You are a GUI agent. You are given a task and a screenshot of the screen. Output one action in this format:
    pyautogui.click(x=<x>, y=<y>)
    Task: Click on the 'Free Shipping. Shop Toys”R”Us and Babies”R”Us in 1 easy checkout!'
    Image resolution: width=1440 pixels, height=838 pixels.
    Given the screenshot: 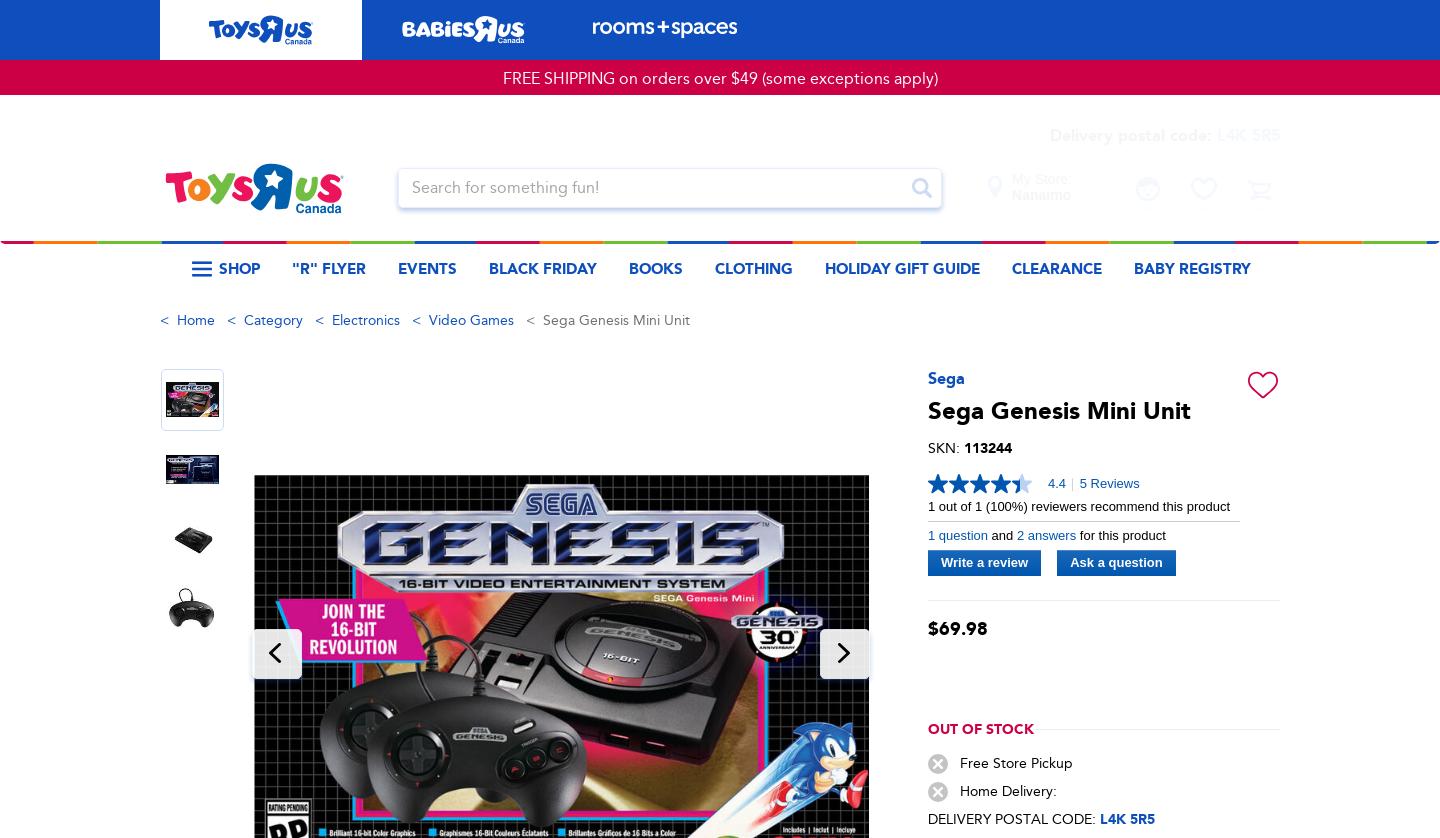 What is the action you would take?
    pyautogui.click(x=719, y=365)
    